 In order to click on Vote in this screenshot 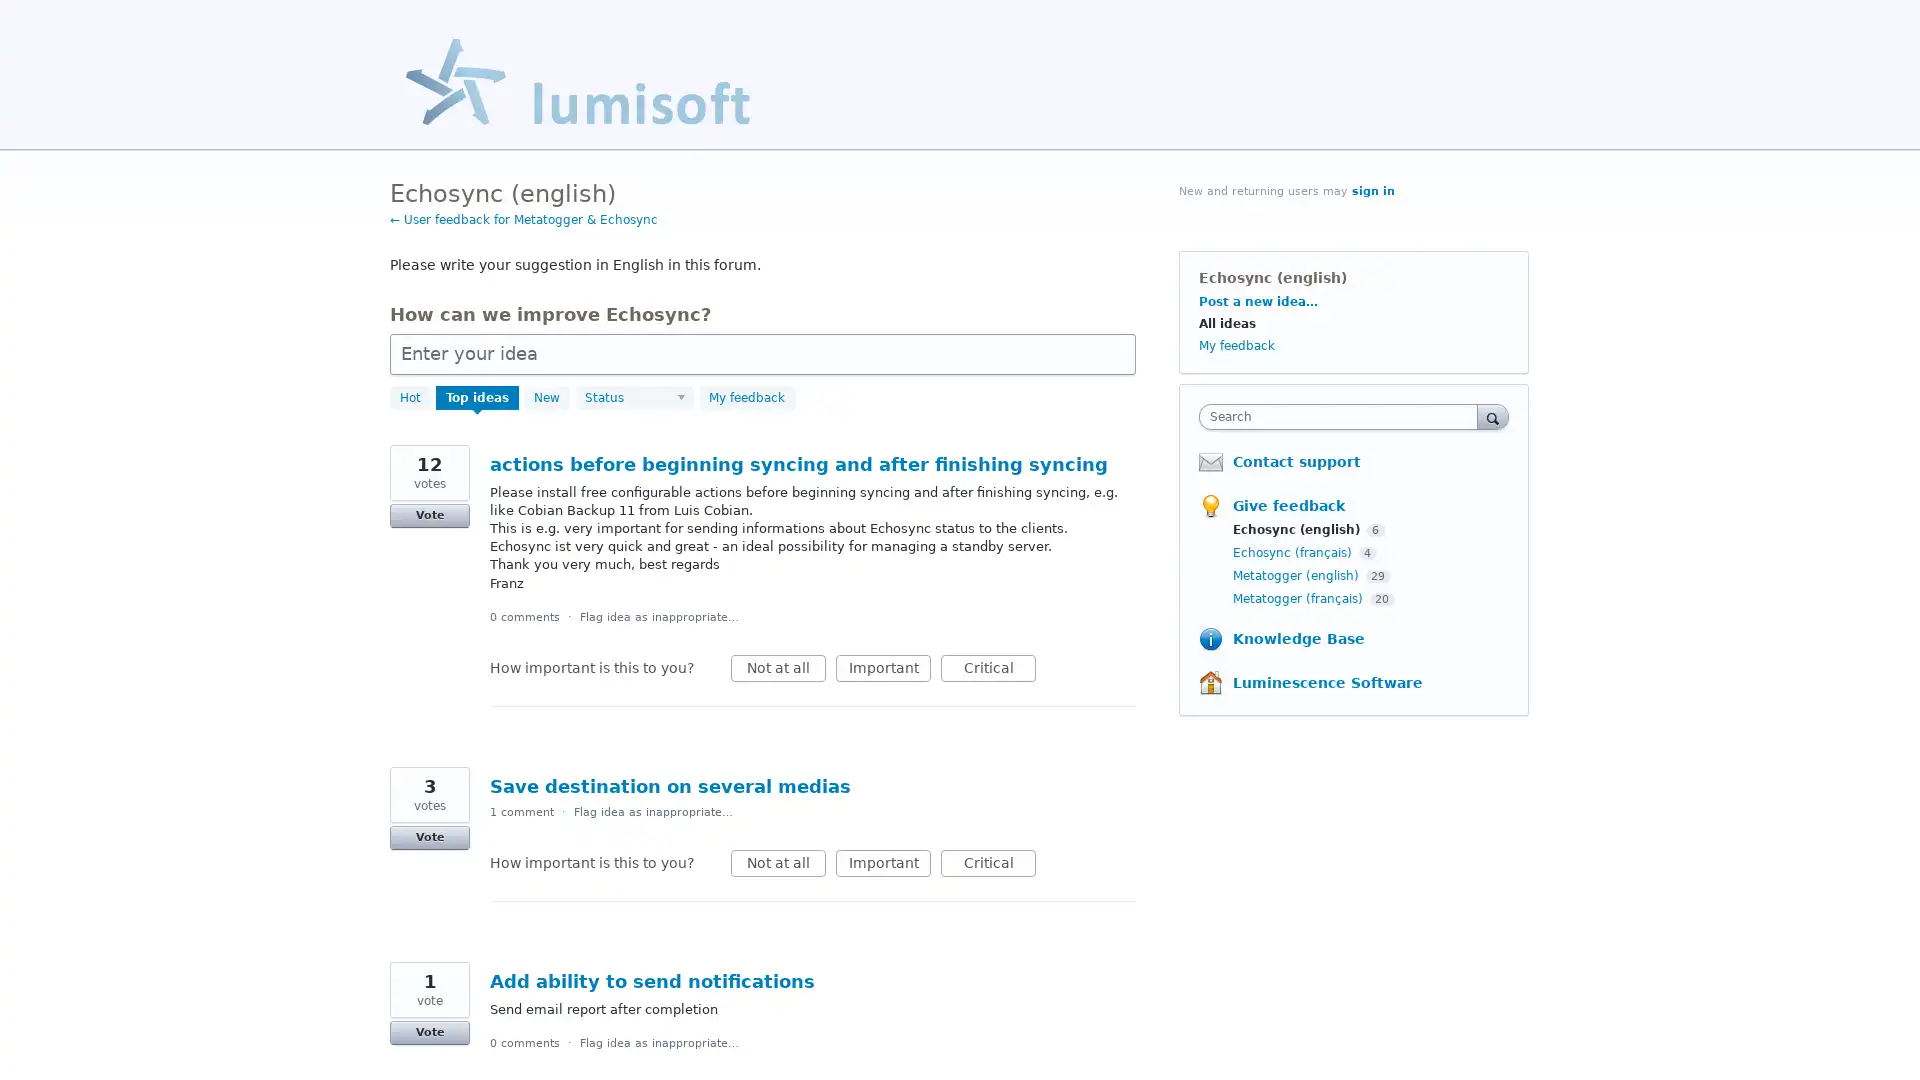, I will do `click(429, 837)`.